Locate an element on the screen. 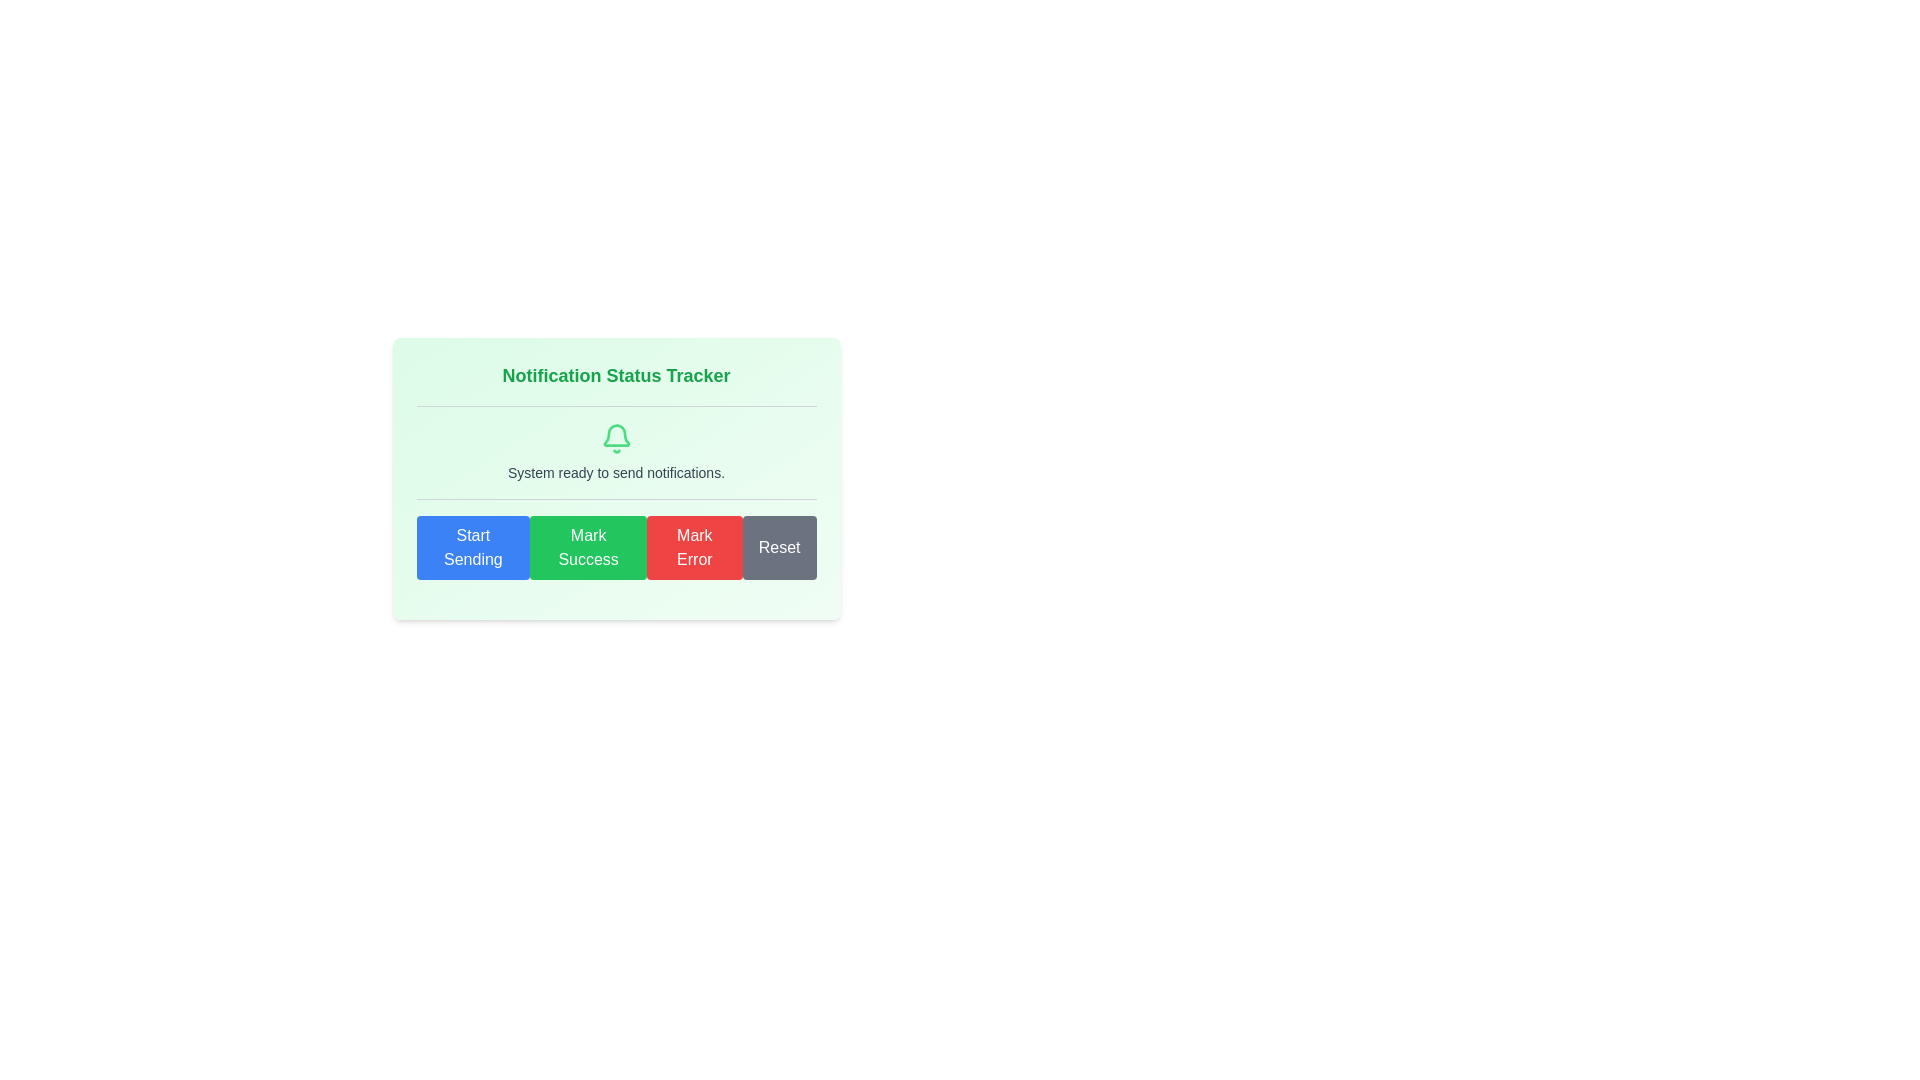 The width and height of the screenshot is (1920, 1080). the 'Start Sending' button located under the 'Notification Status Tracker' header to observe its hover state is located at coordinates (472, 547).